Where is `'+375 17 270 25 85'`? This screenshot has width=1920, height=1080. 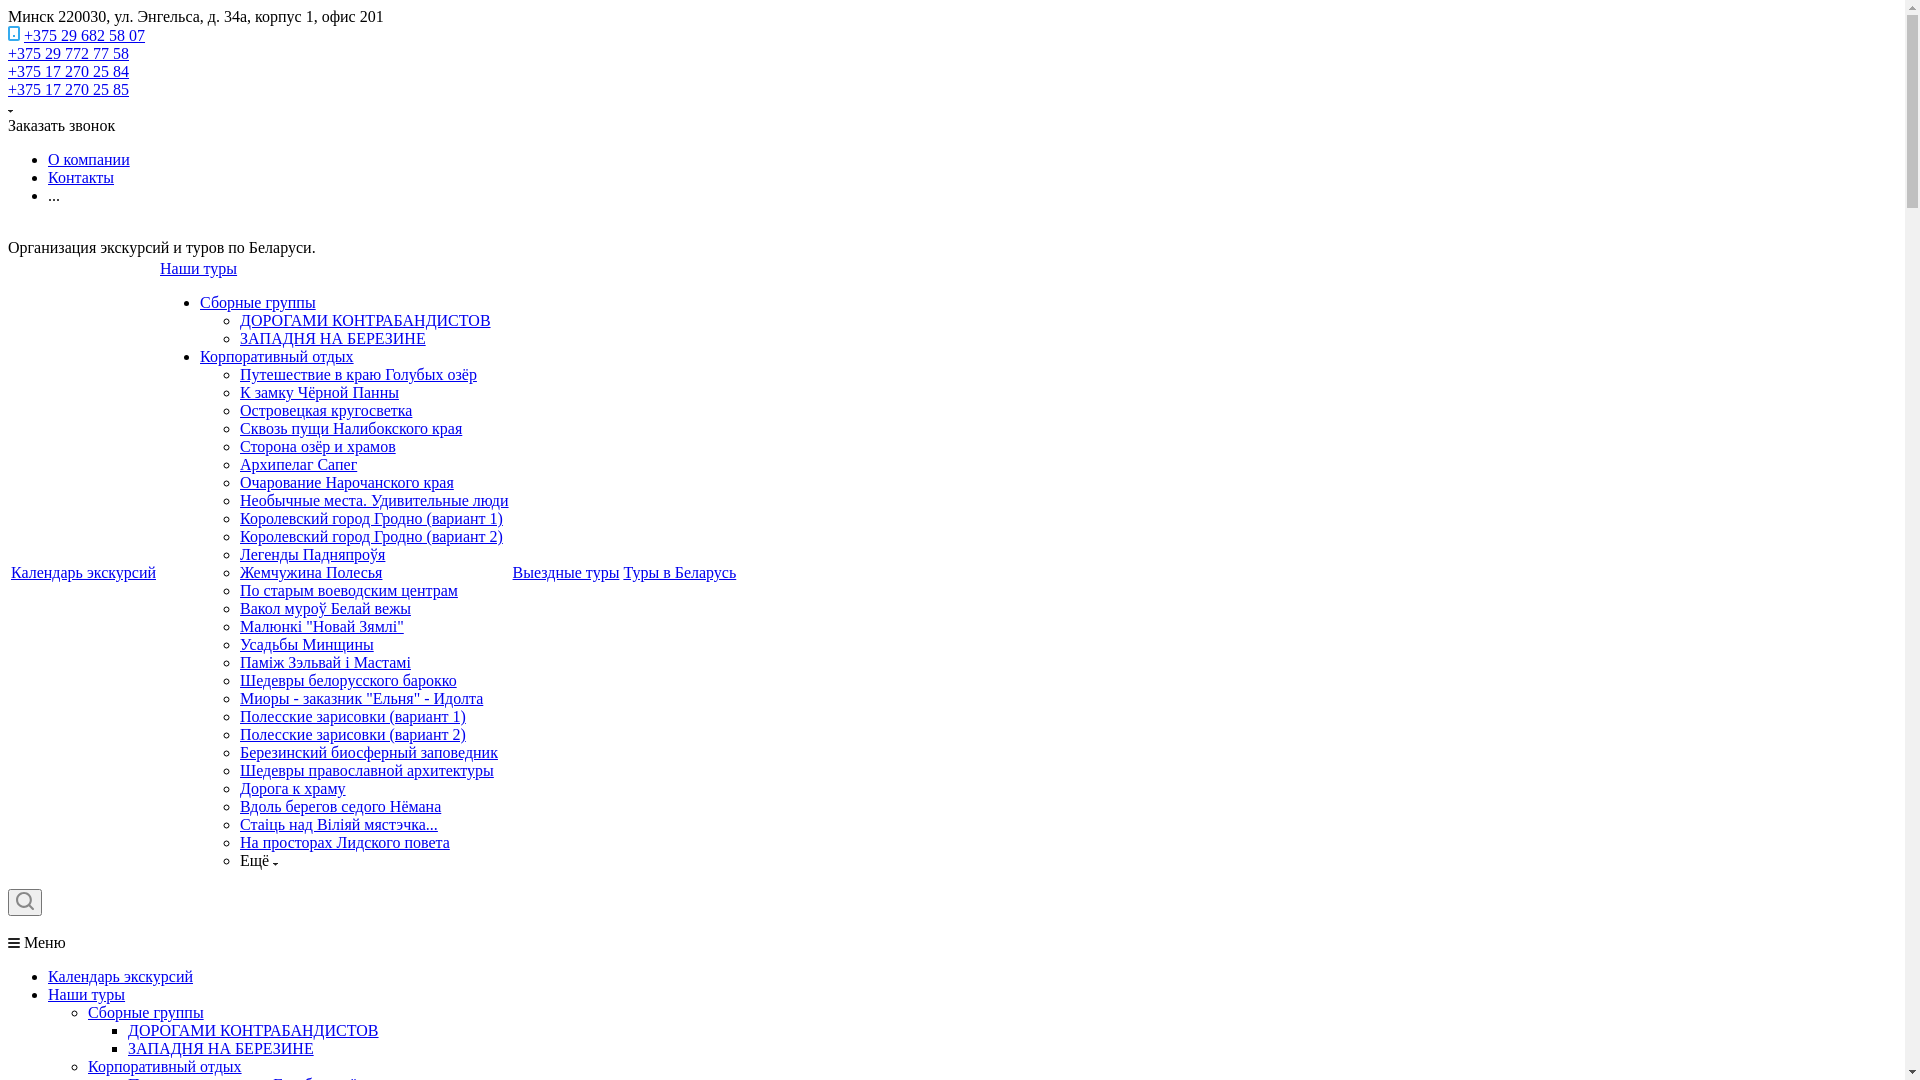
'+375 17 270 25 85' is located at coordinates (68, 88).